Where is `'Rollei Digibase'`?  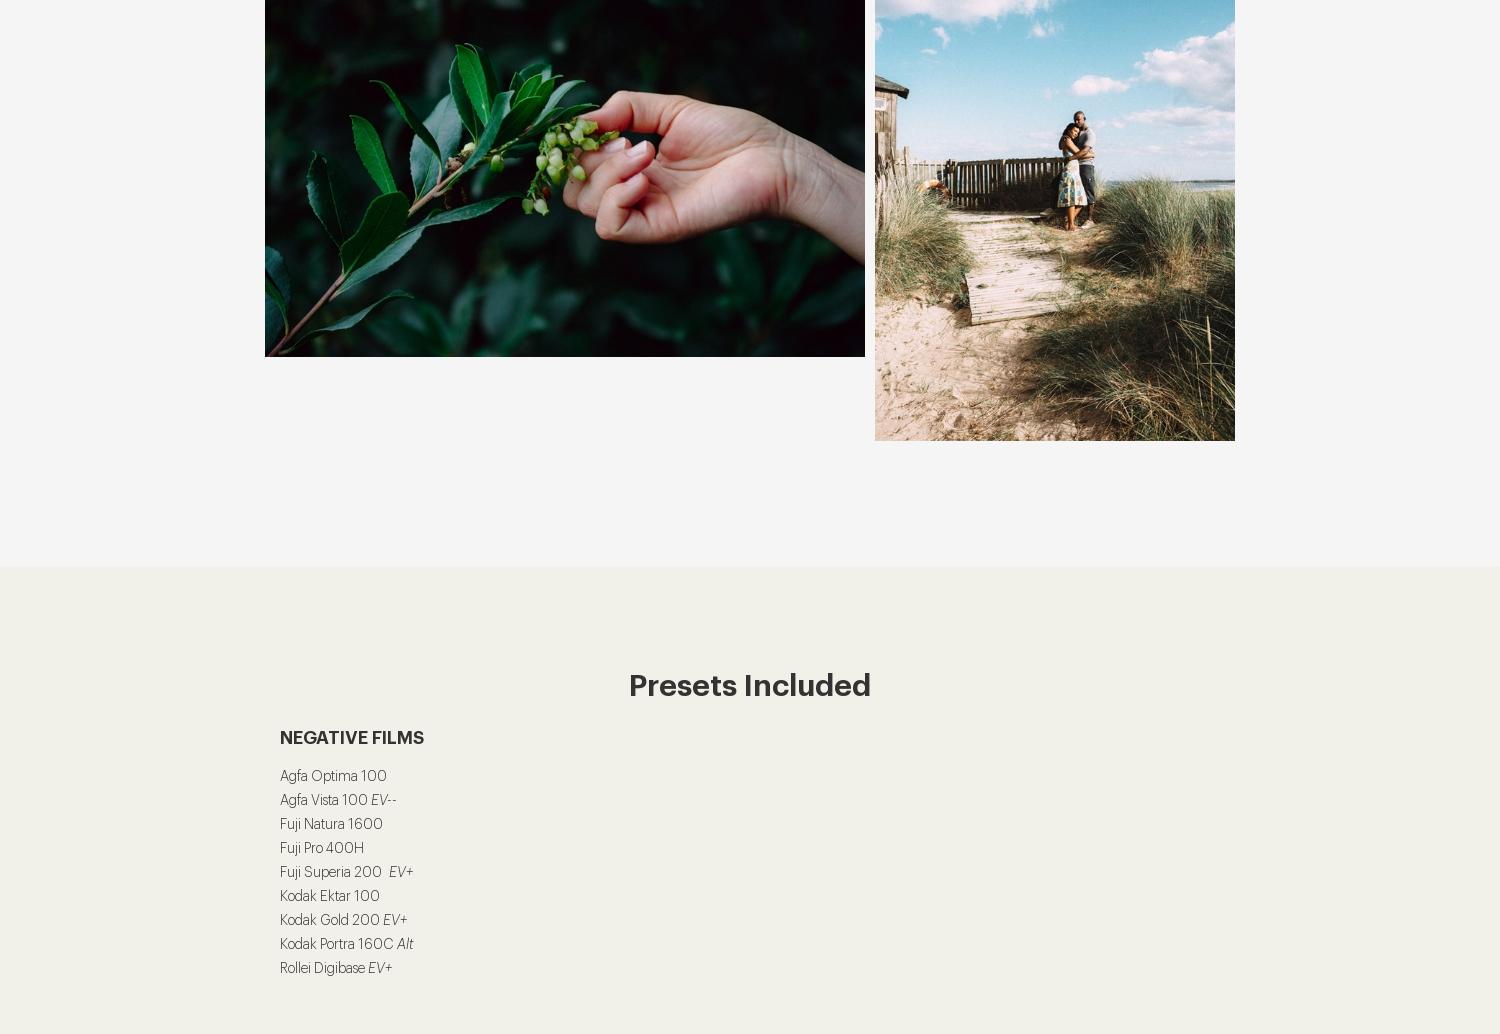 'Rollei Digibase' is located at coordinates (280, 967).